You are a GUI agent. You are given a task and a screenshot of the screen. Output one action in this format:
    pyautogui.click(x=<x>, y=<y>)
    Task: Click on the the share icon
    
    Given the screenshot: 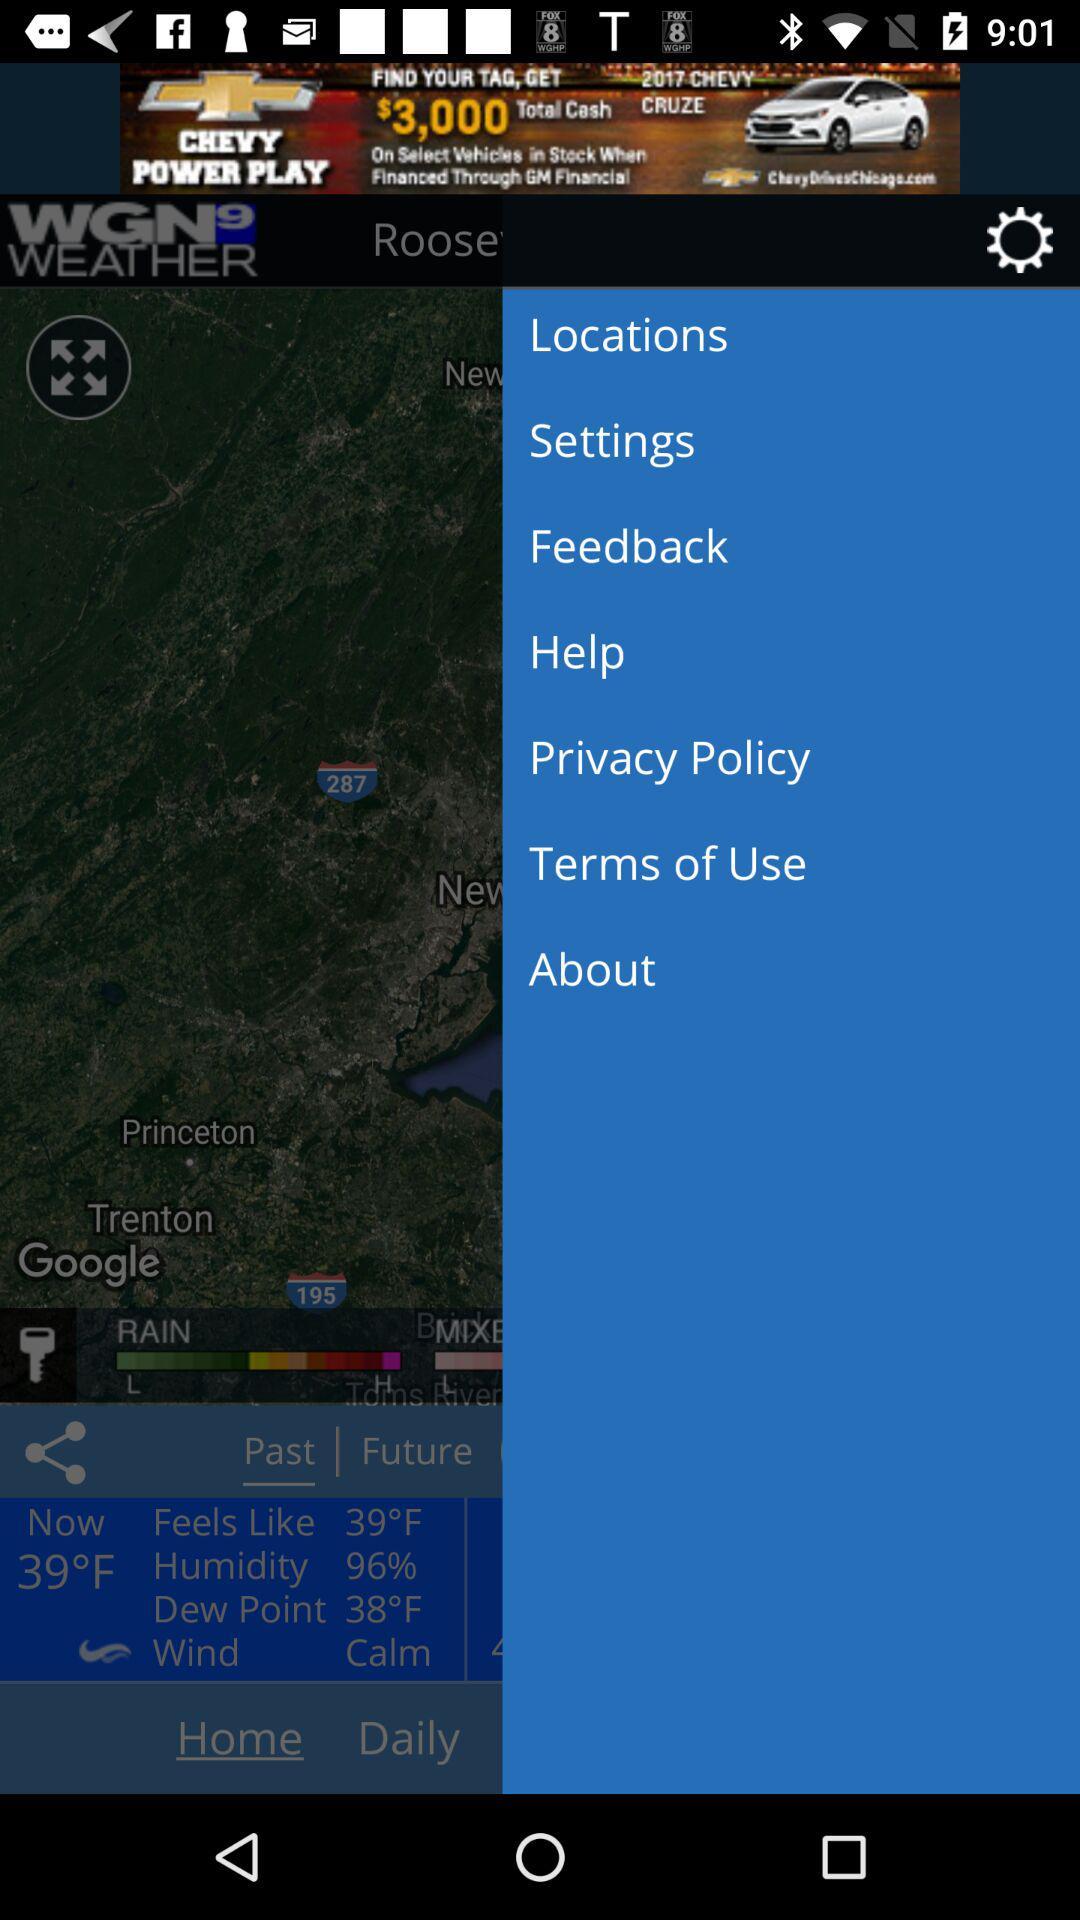 What is the action you would take?
    pyautogui.click(x=58, y=1451)
    